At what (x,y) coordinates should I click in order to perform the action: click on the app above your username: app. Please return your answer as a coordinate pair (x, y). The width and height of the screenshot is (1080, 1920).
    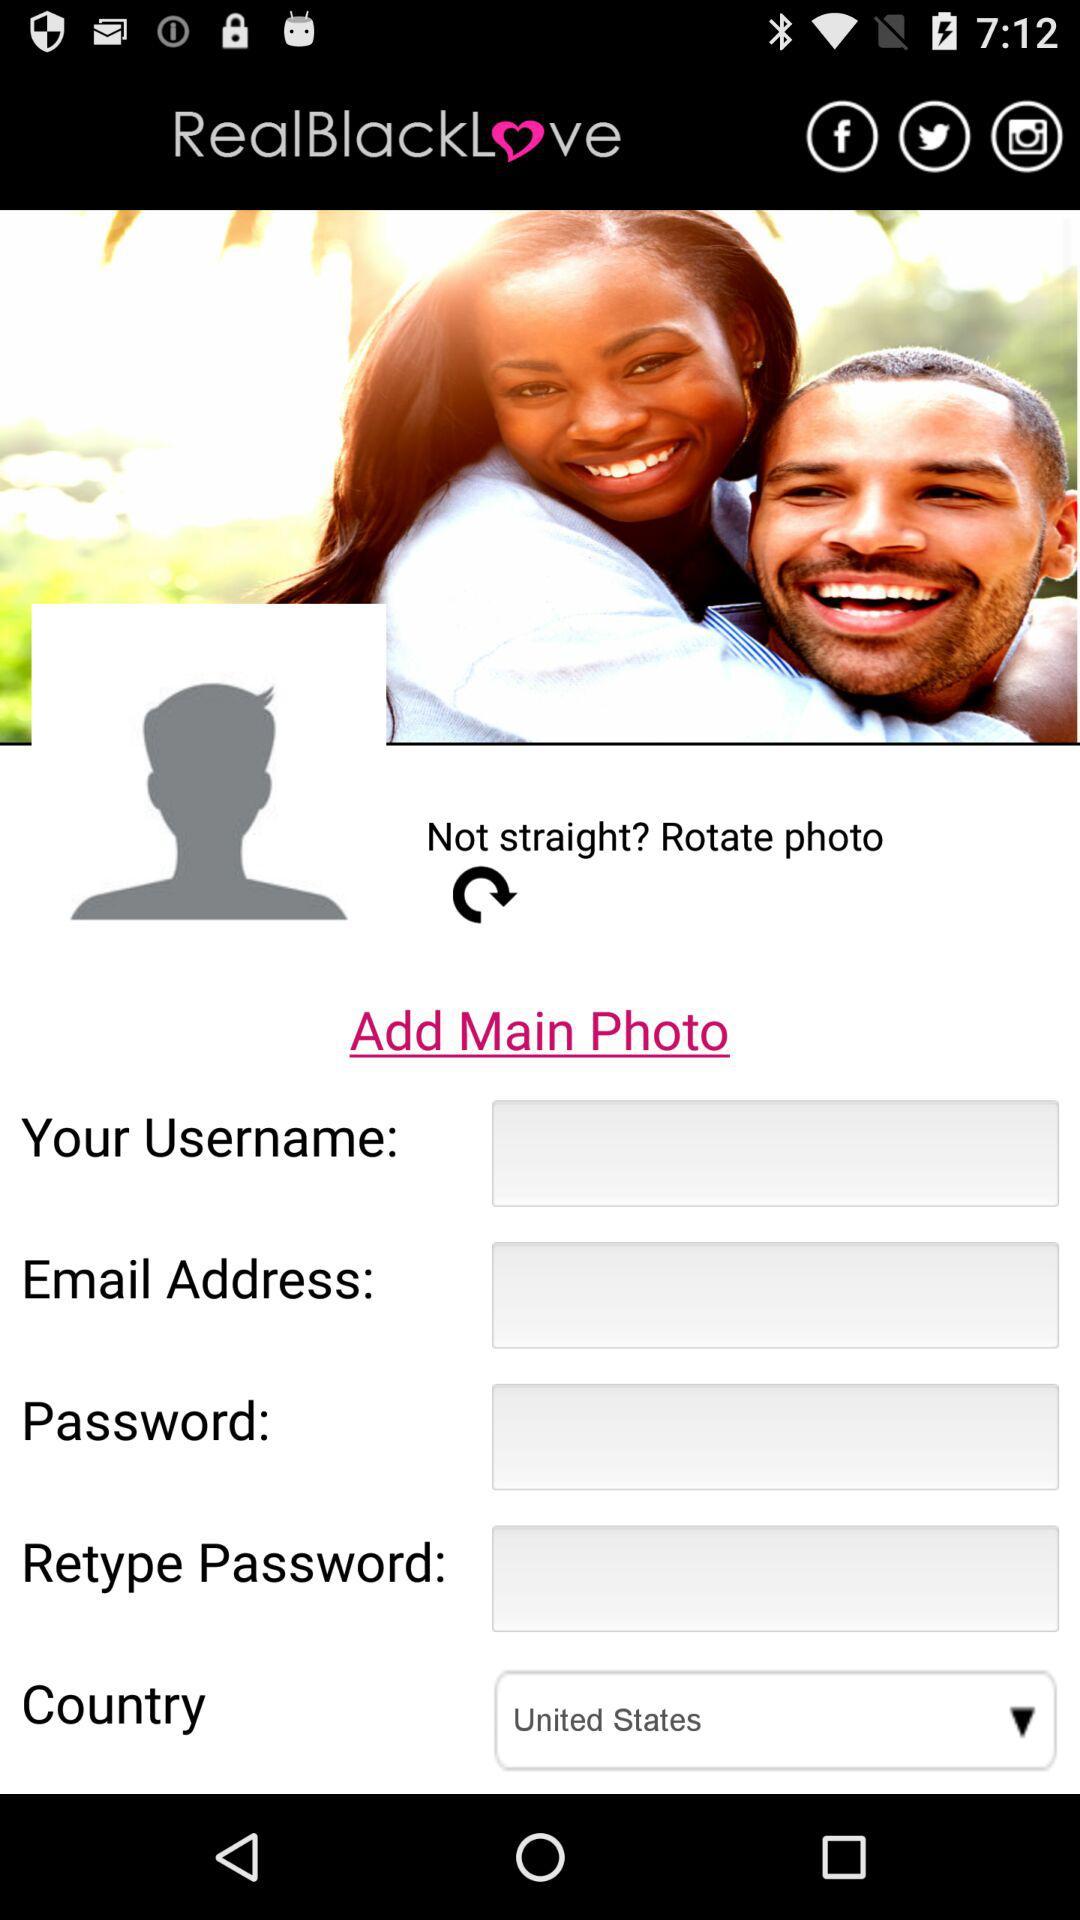
    Looking at the image, I should click on (538, 1029).